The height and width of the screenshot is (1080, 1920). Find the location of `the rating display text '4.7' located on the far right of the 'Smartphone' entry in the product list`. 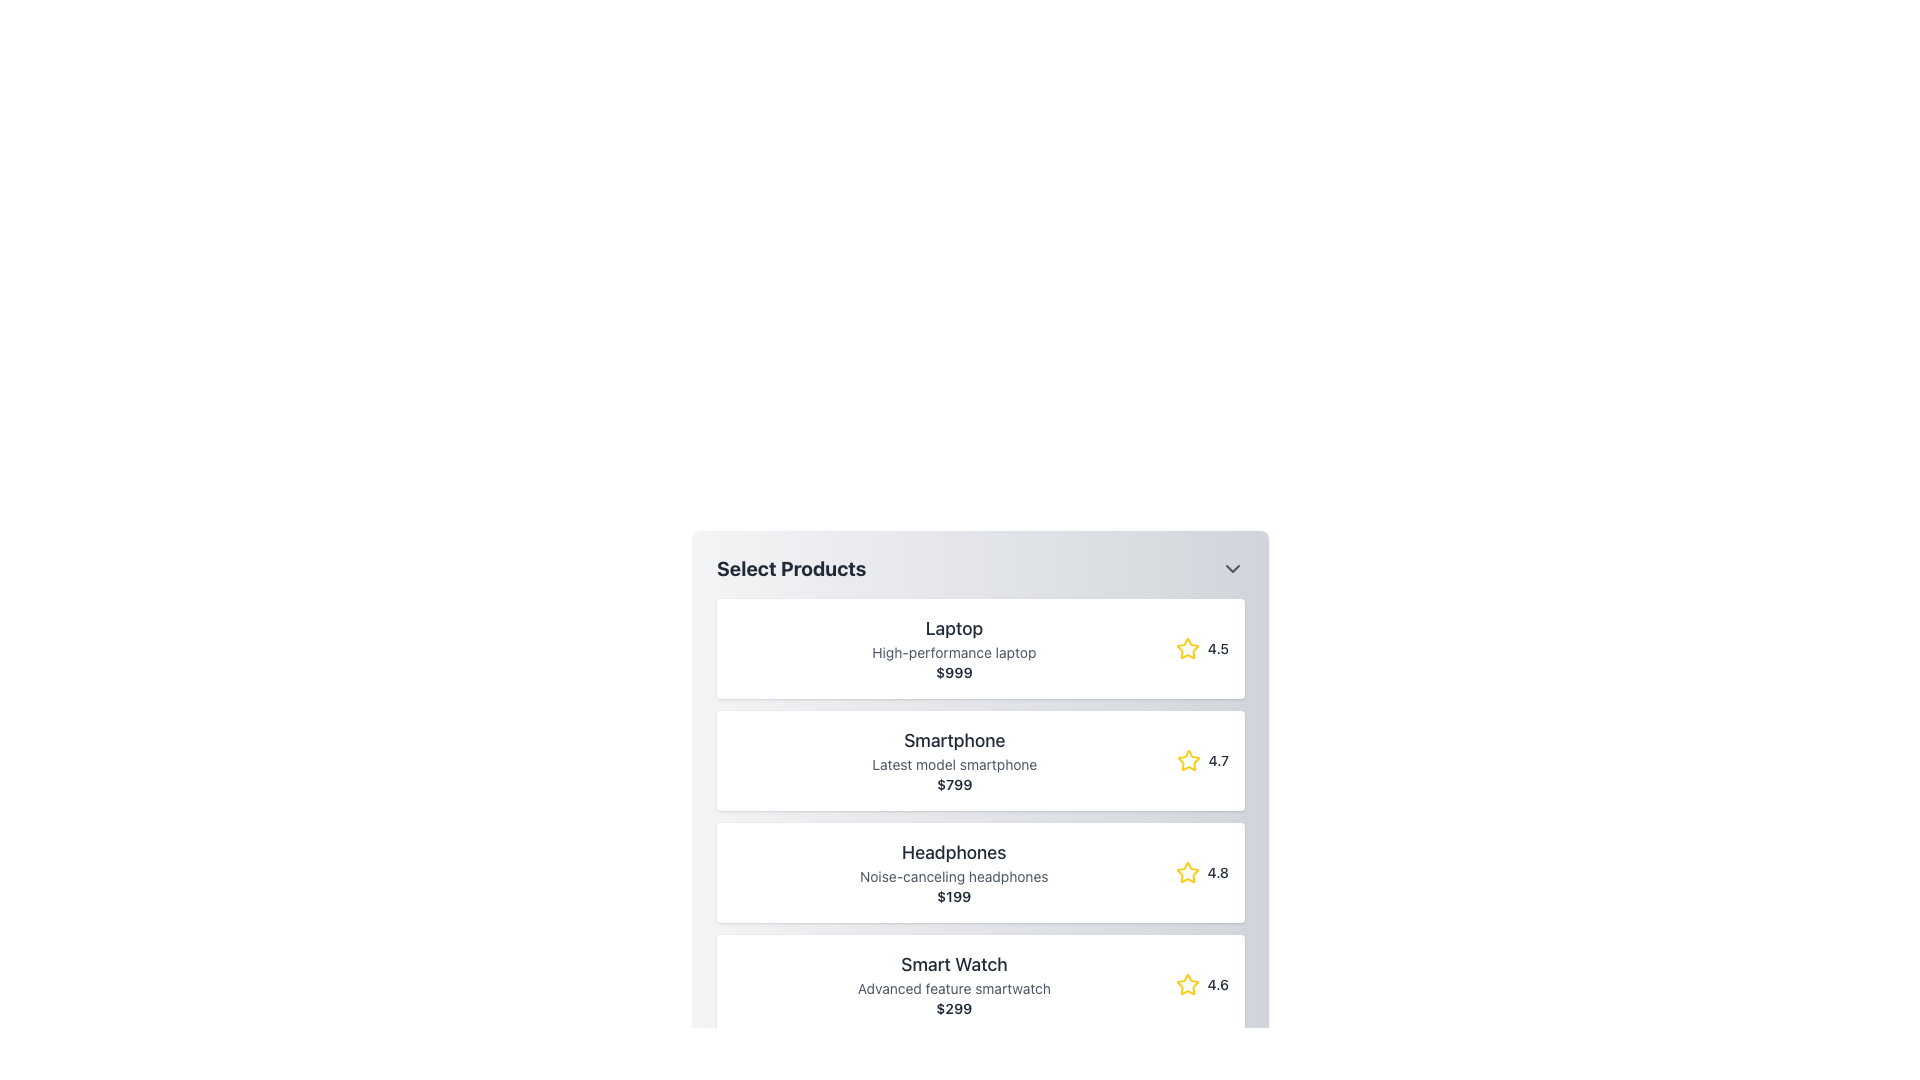

the rating display text '4.7' located on the far right of the 'Smartphone' entry in the product list is located at coordinates (1201, 760).